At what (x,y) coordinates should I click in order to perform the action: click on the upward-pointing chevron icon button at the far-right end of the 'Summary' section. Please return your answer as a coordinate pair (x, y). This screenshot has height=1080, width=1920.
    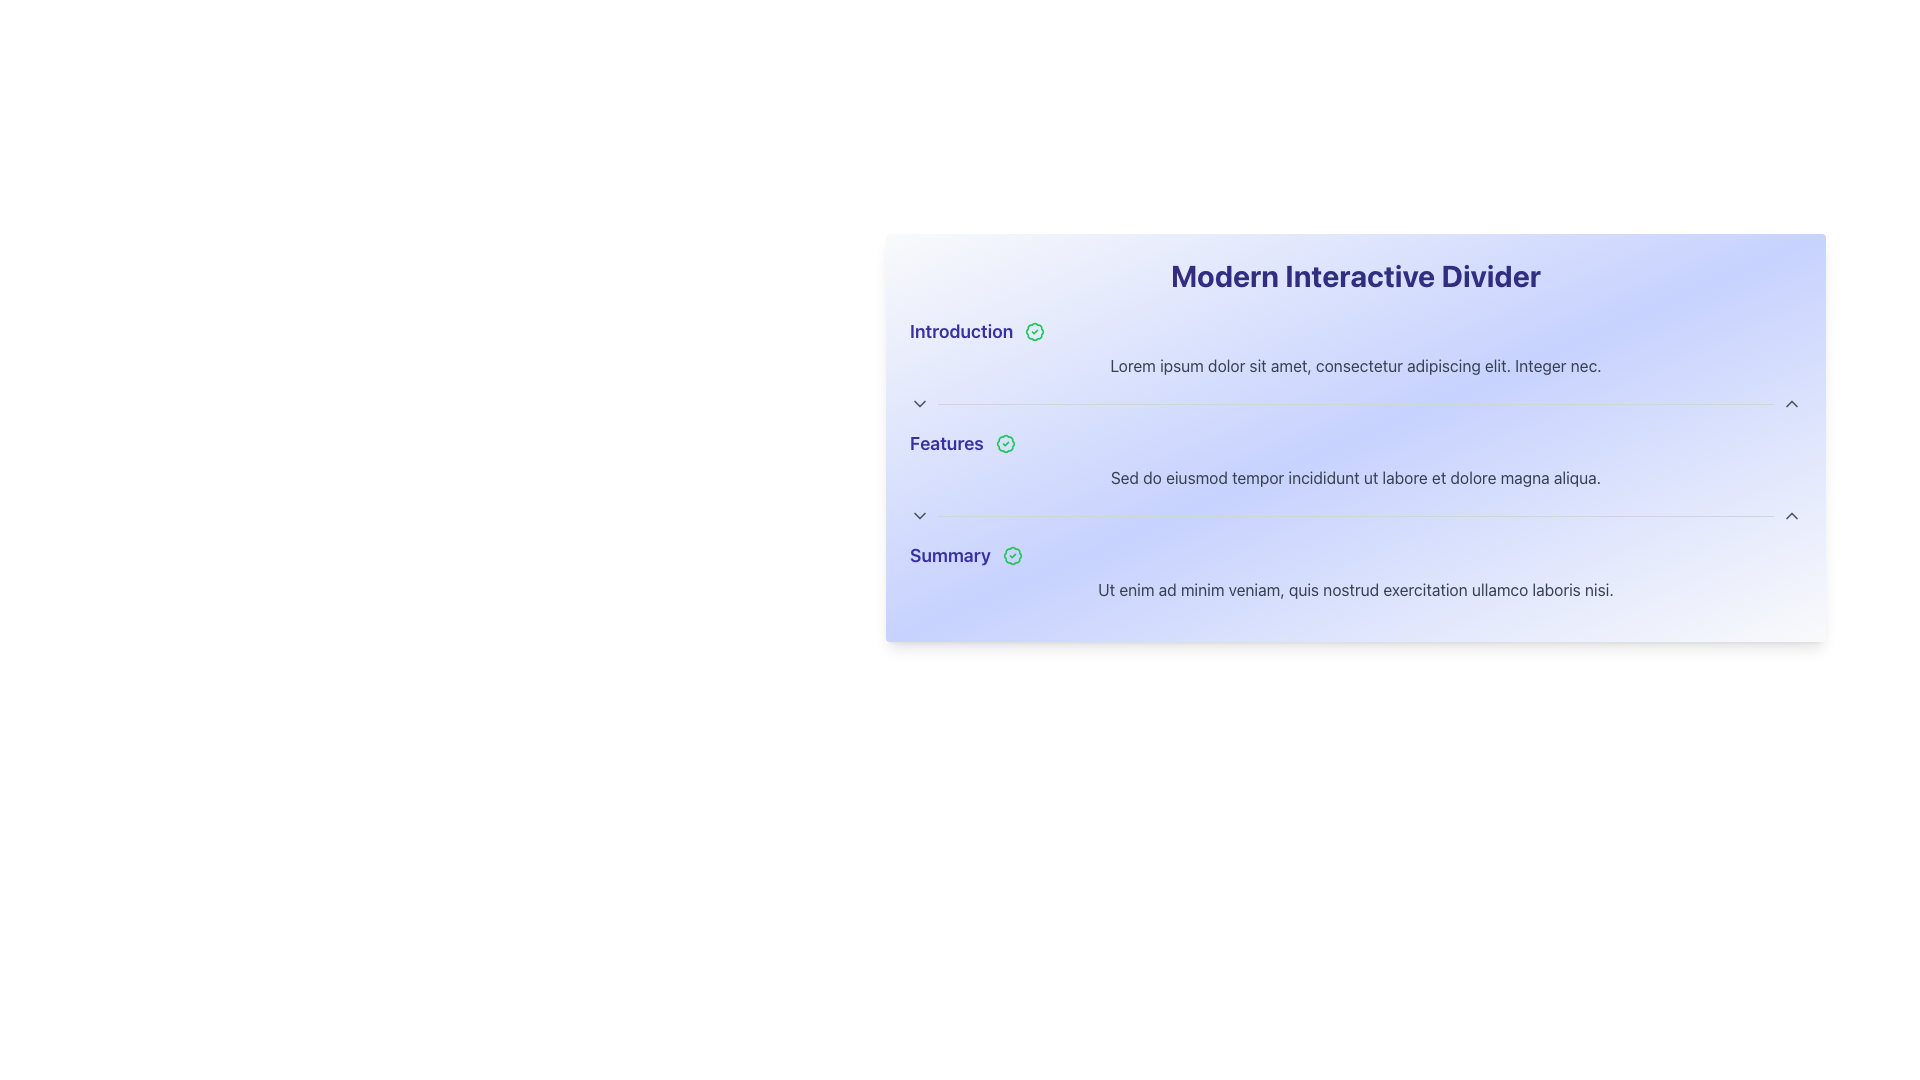
    Looking at the image, I should click on (1791, 515).